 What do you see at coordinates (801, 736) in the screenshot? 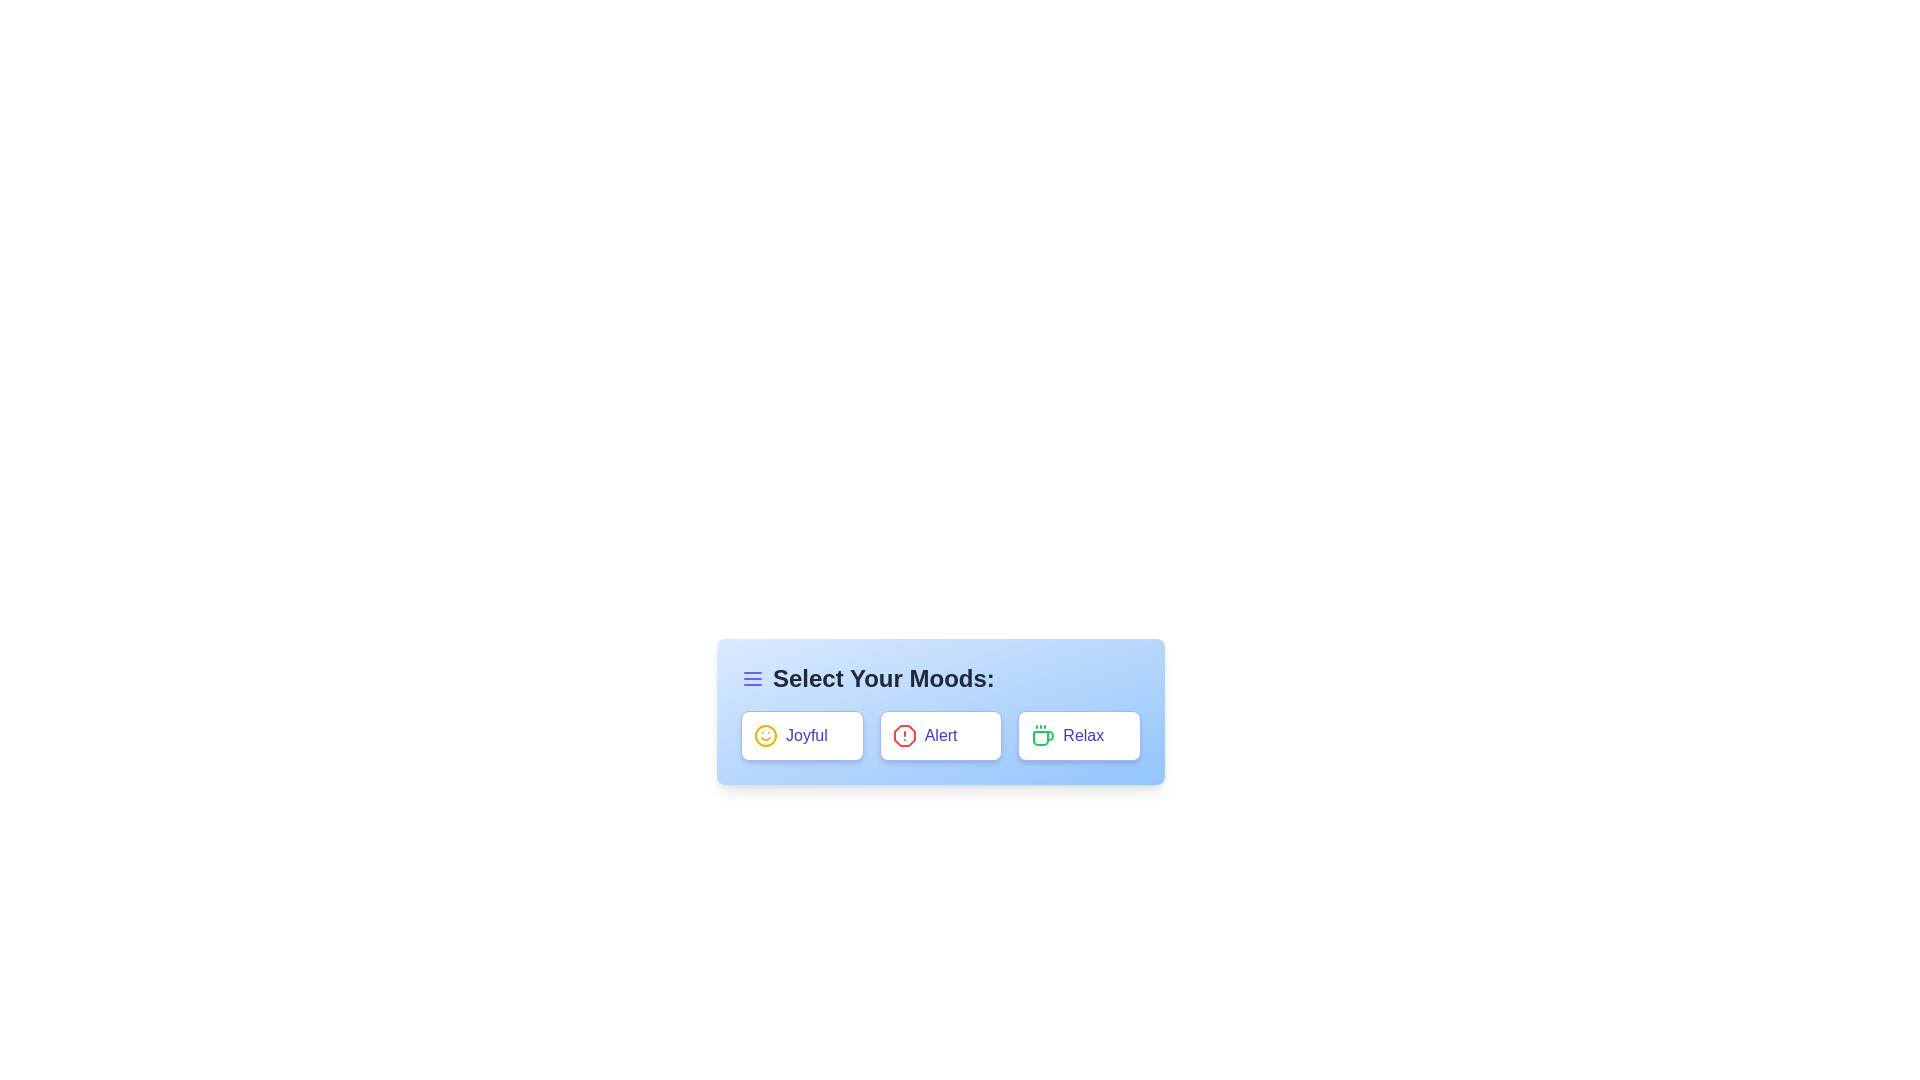
I see `the tag Joyful` at bounding box center [801, 736].